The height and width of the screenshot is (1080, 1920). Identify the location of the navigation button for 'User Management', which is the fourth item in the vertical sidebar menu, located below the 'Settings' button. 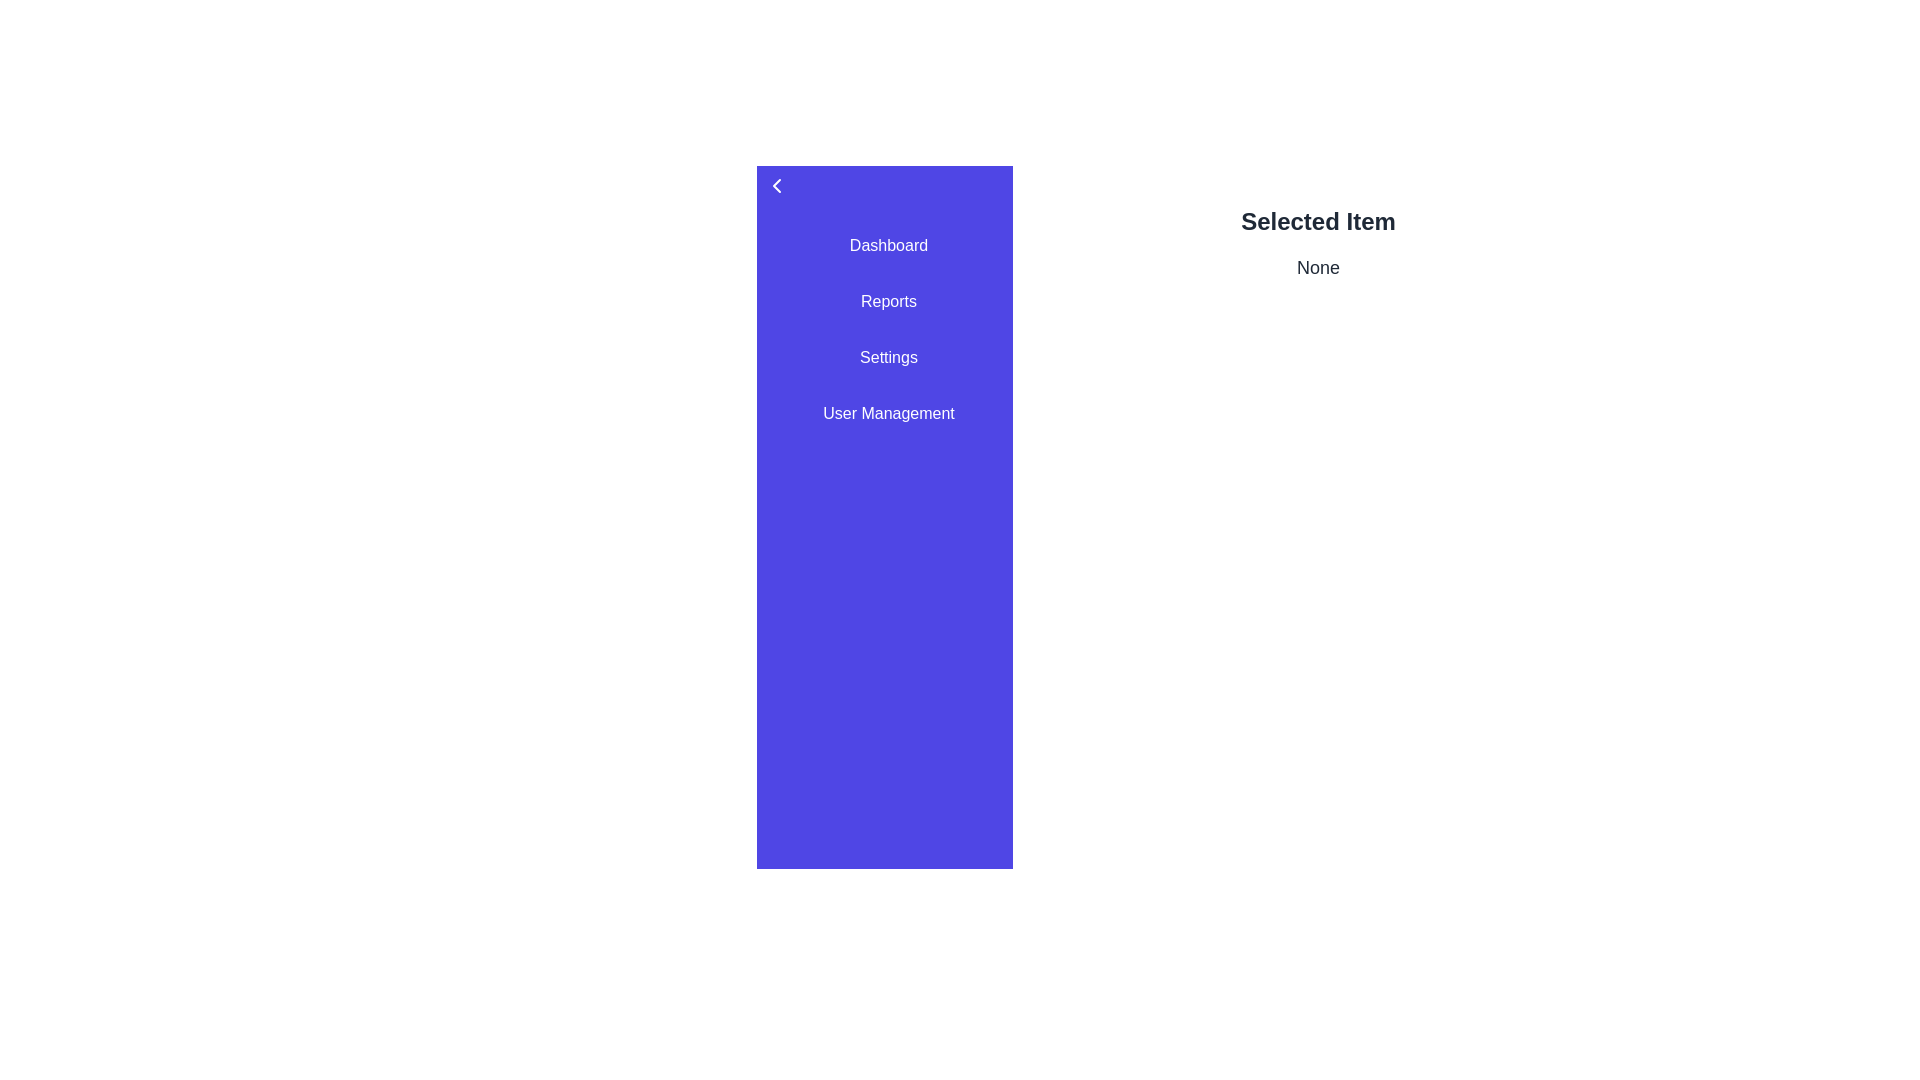
(887, 412).